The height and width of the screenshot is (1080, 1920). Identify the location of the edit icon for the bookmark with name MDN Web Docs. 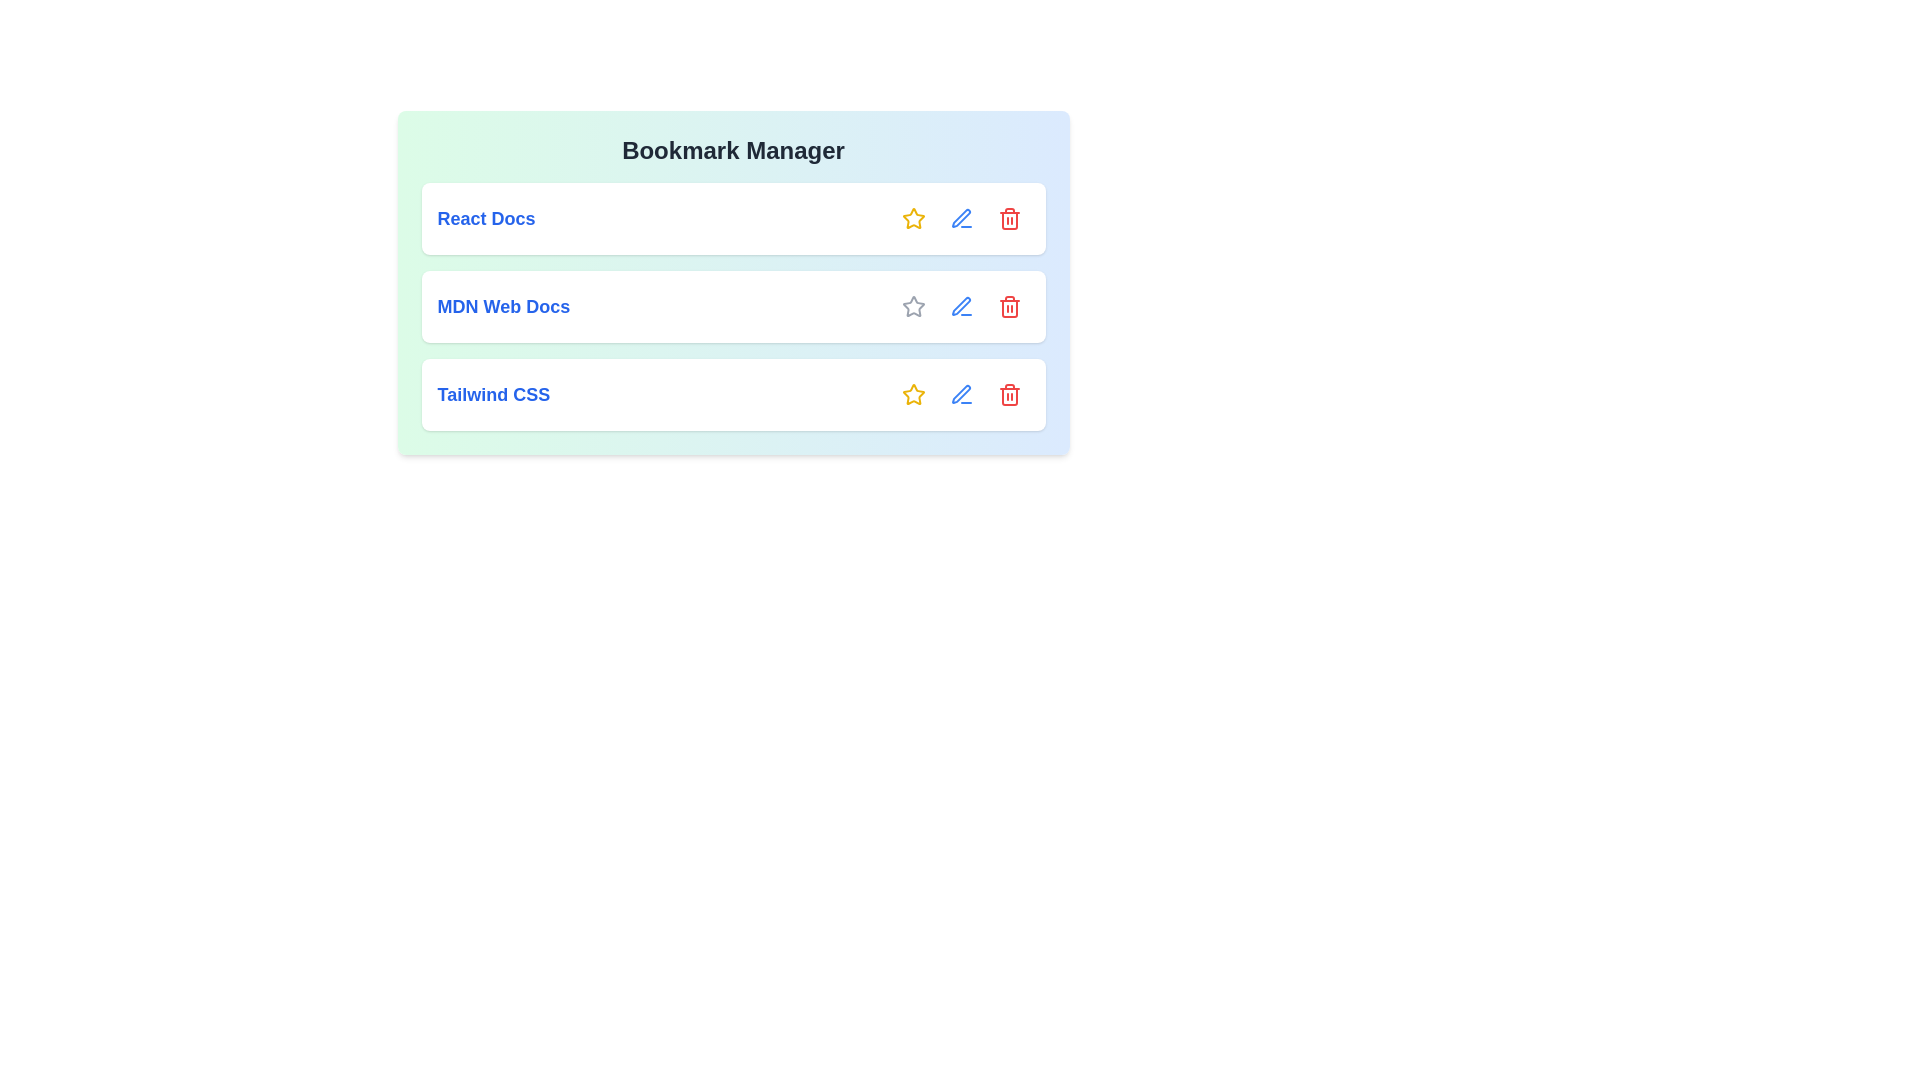
(961, 307).